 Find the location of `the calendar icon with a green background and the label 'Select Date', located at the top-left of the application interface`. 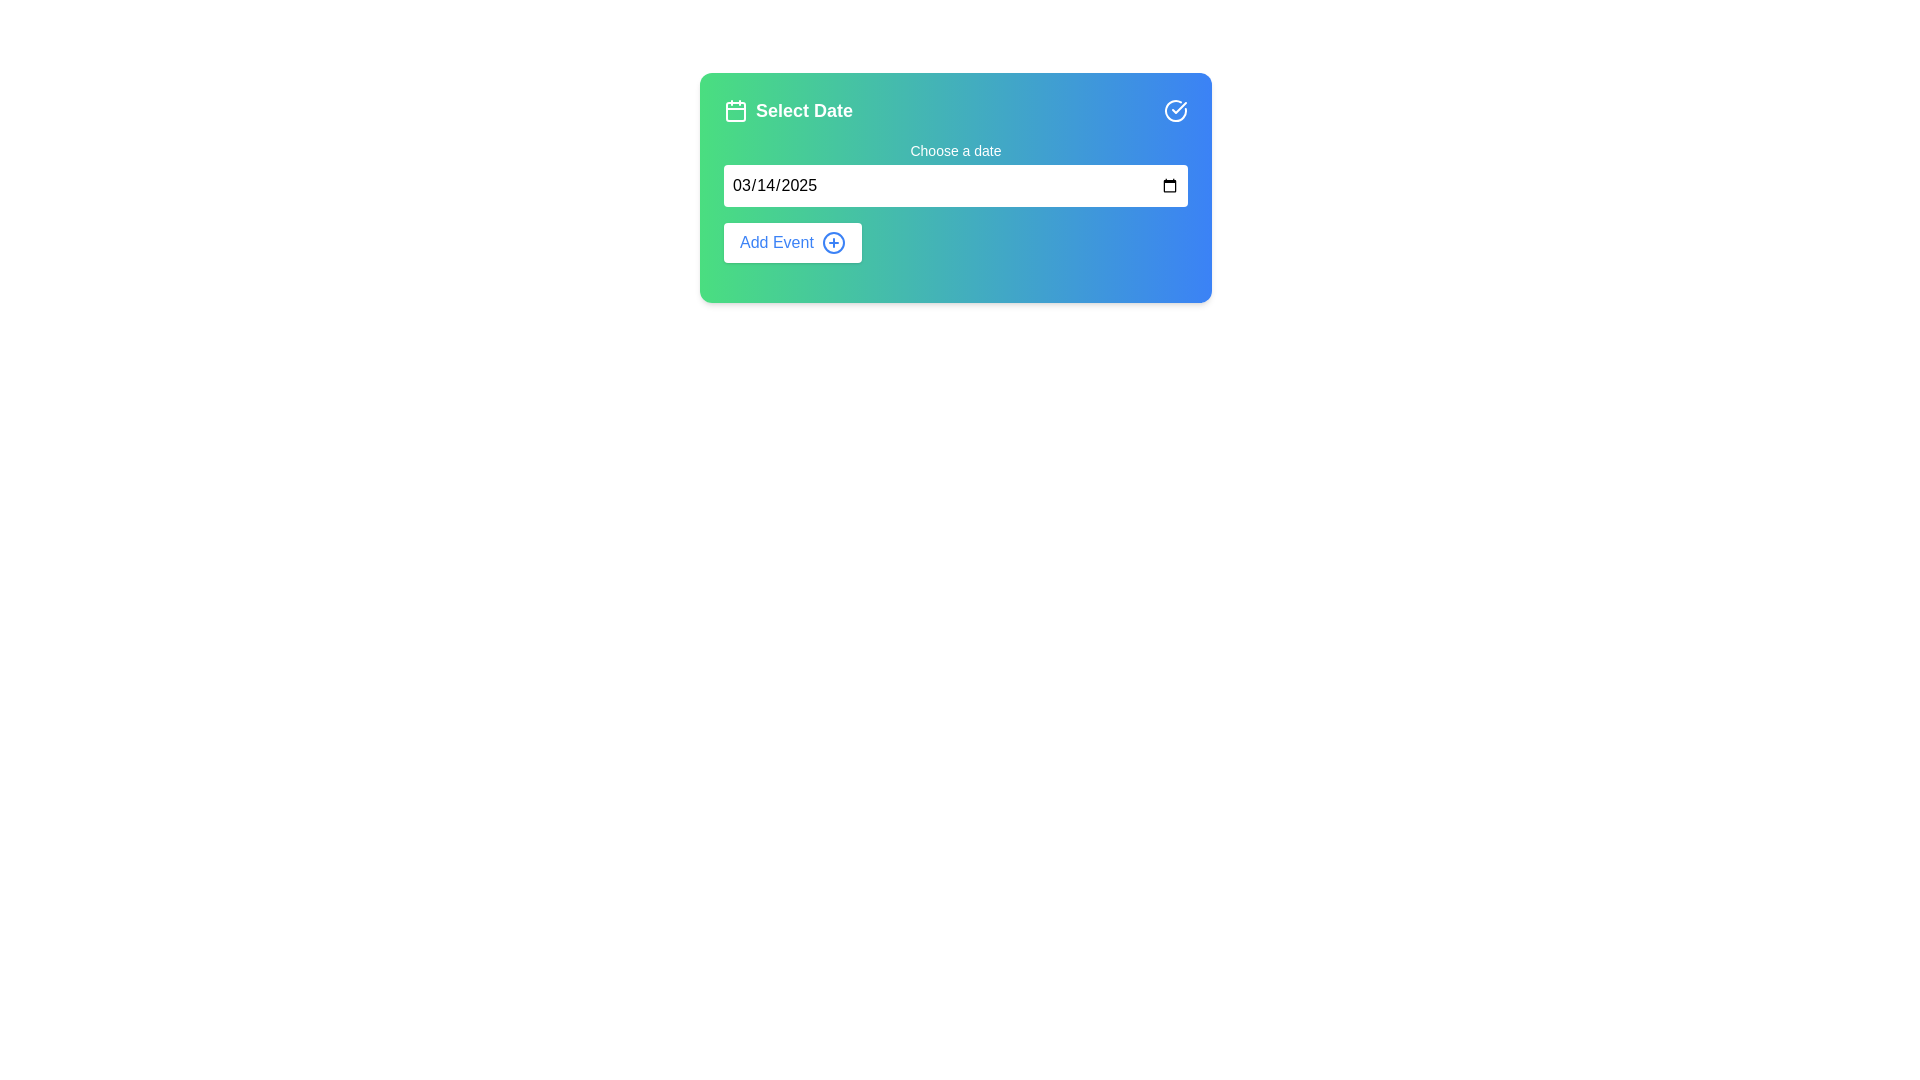

the calendar icon with a green background and the label 'Select Date', located at the top-left of the application interface is located at coordinates (734, 111).